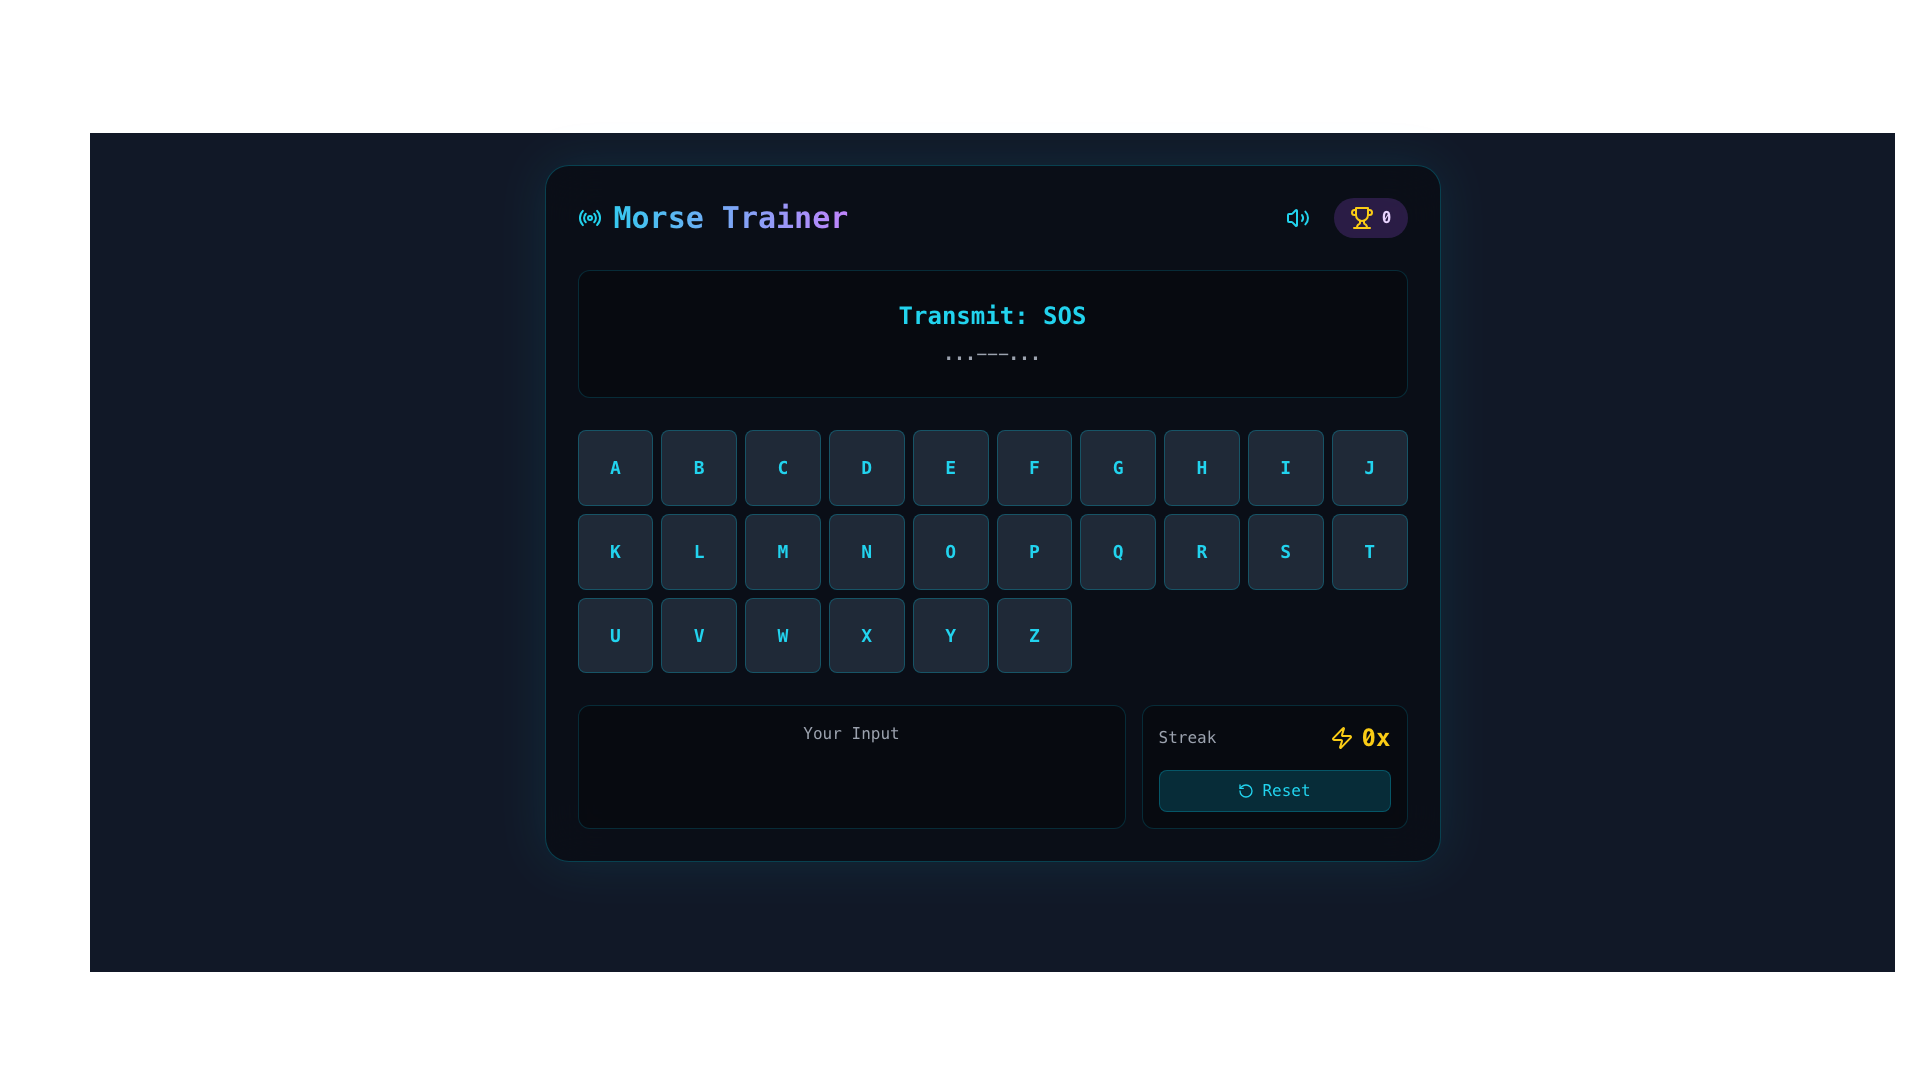 This screenshot has width=1920, height=1080. I want to click on the square-shaped button labeled 'I' which is dark gray with cyan text and a cyan border, located in the first row of the grid of buttons, so click(1285, 467).